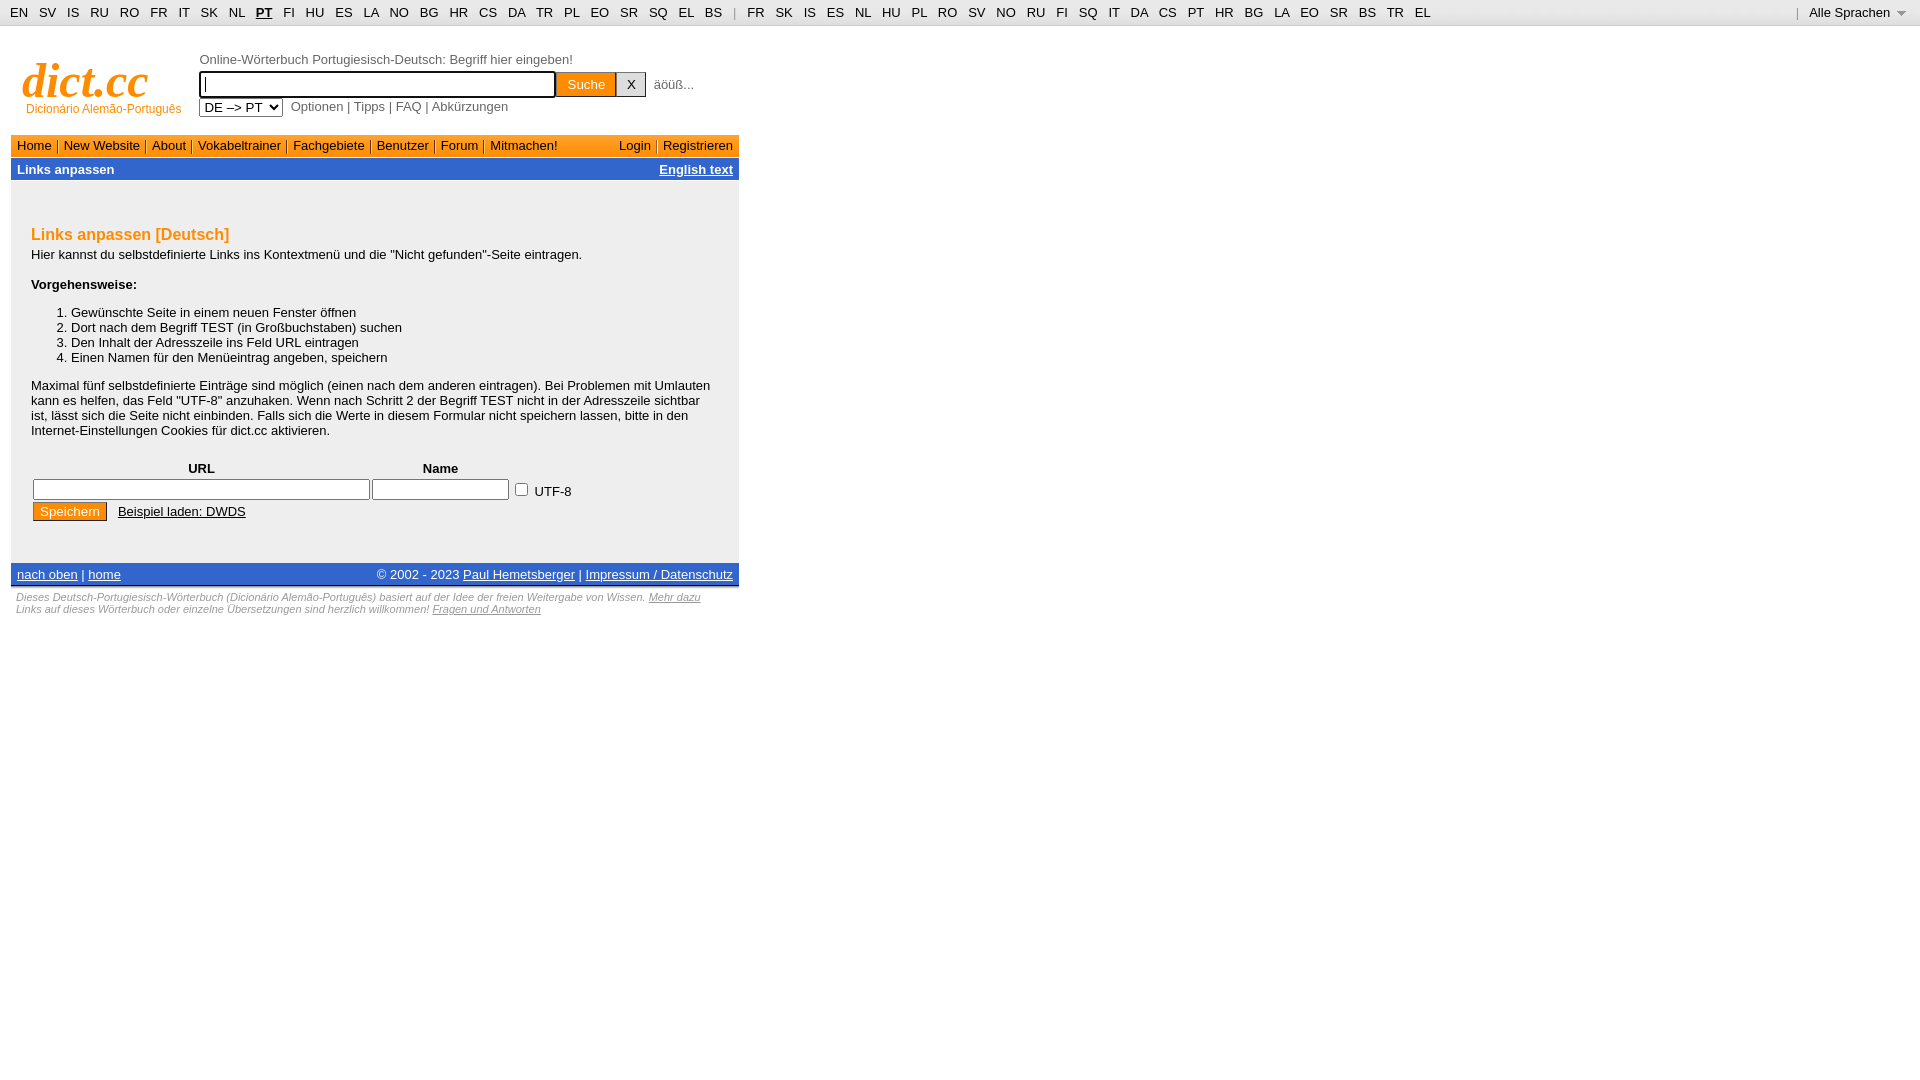 The image size is (1920, 1080). I want to click on 'RU', so click(1036, 12).